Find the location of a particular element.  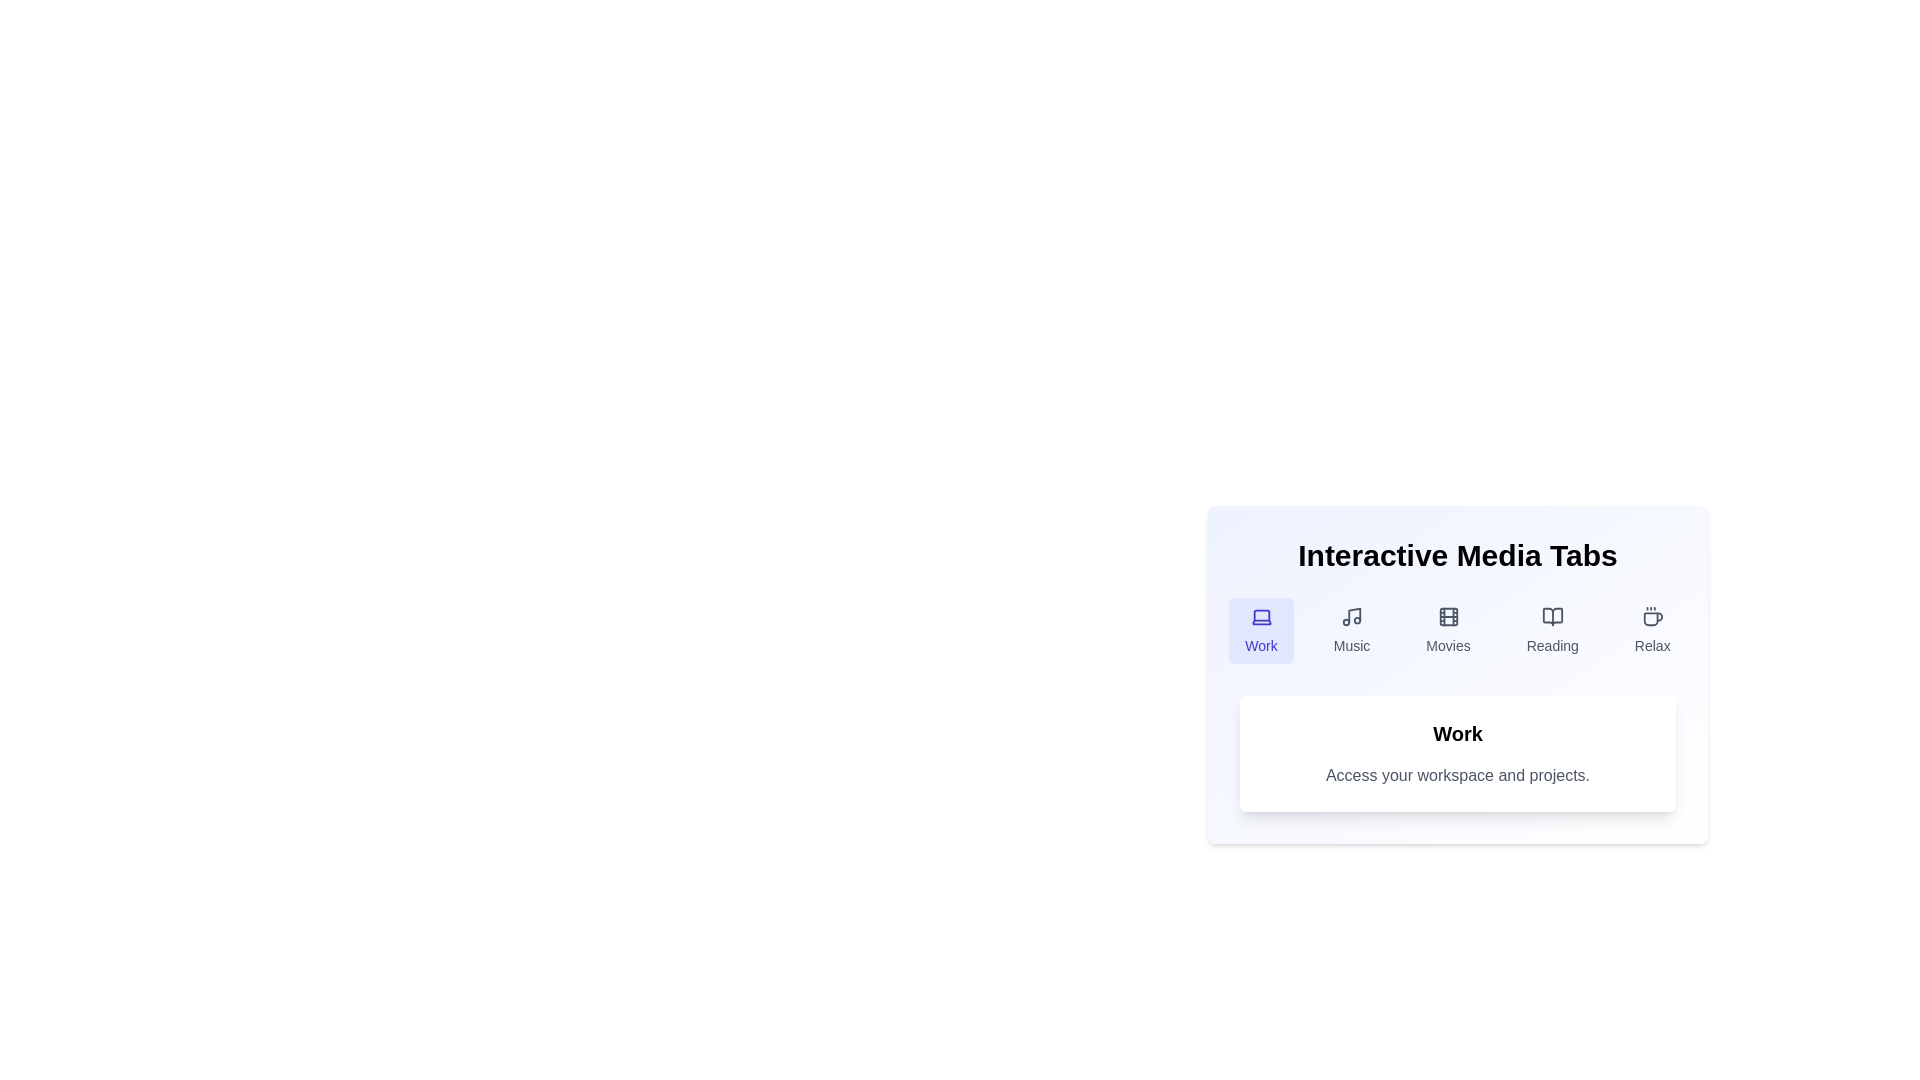

the tab labeled Work by clicking on it is located at coordinates (1260, 631).